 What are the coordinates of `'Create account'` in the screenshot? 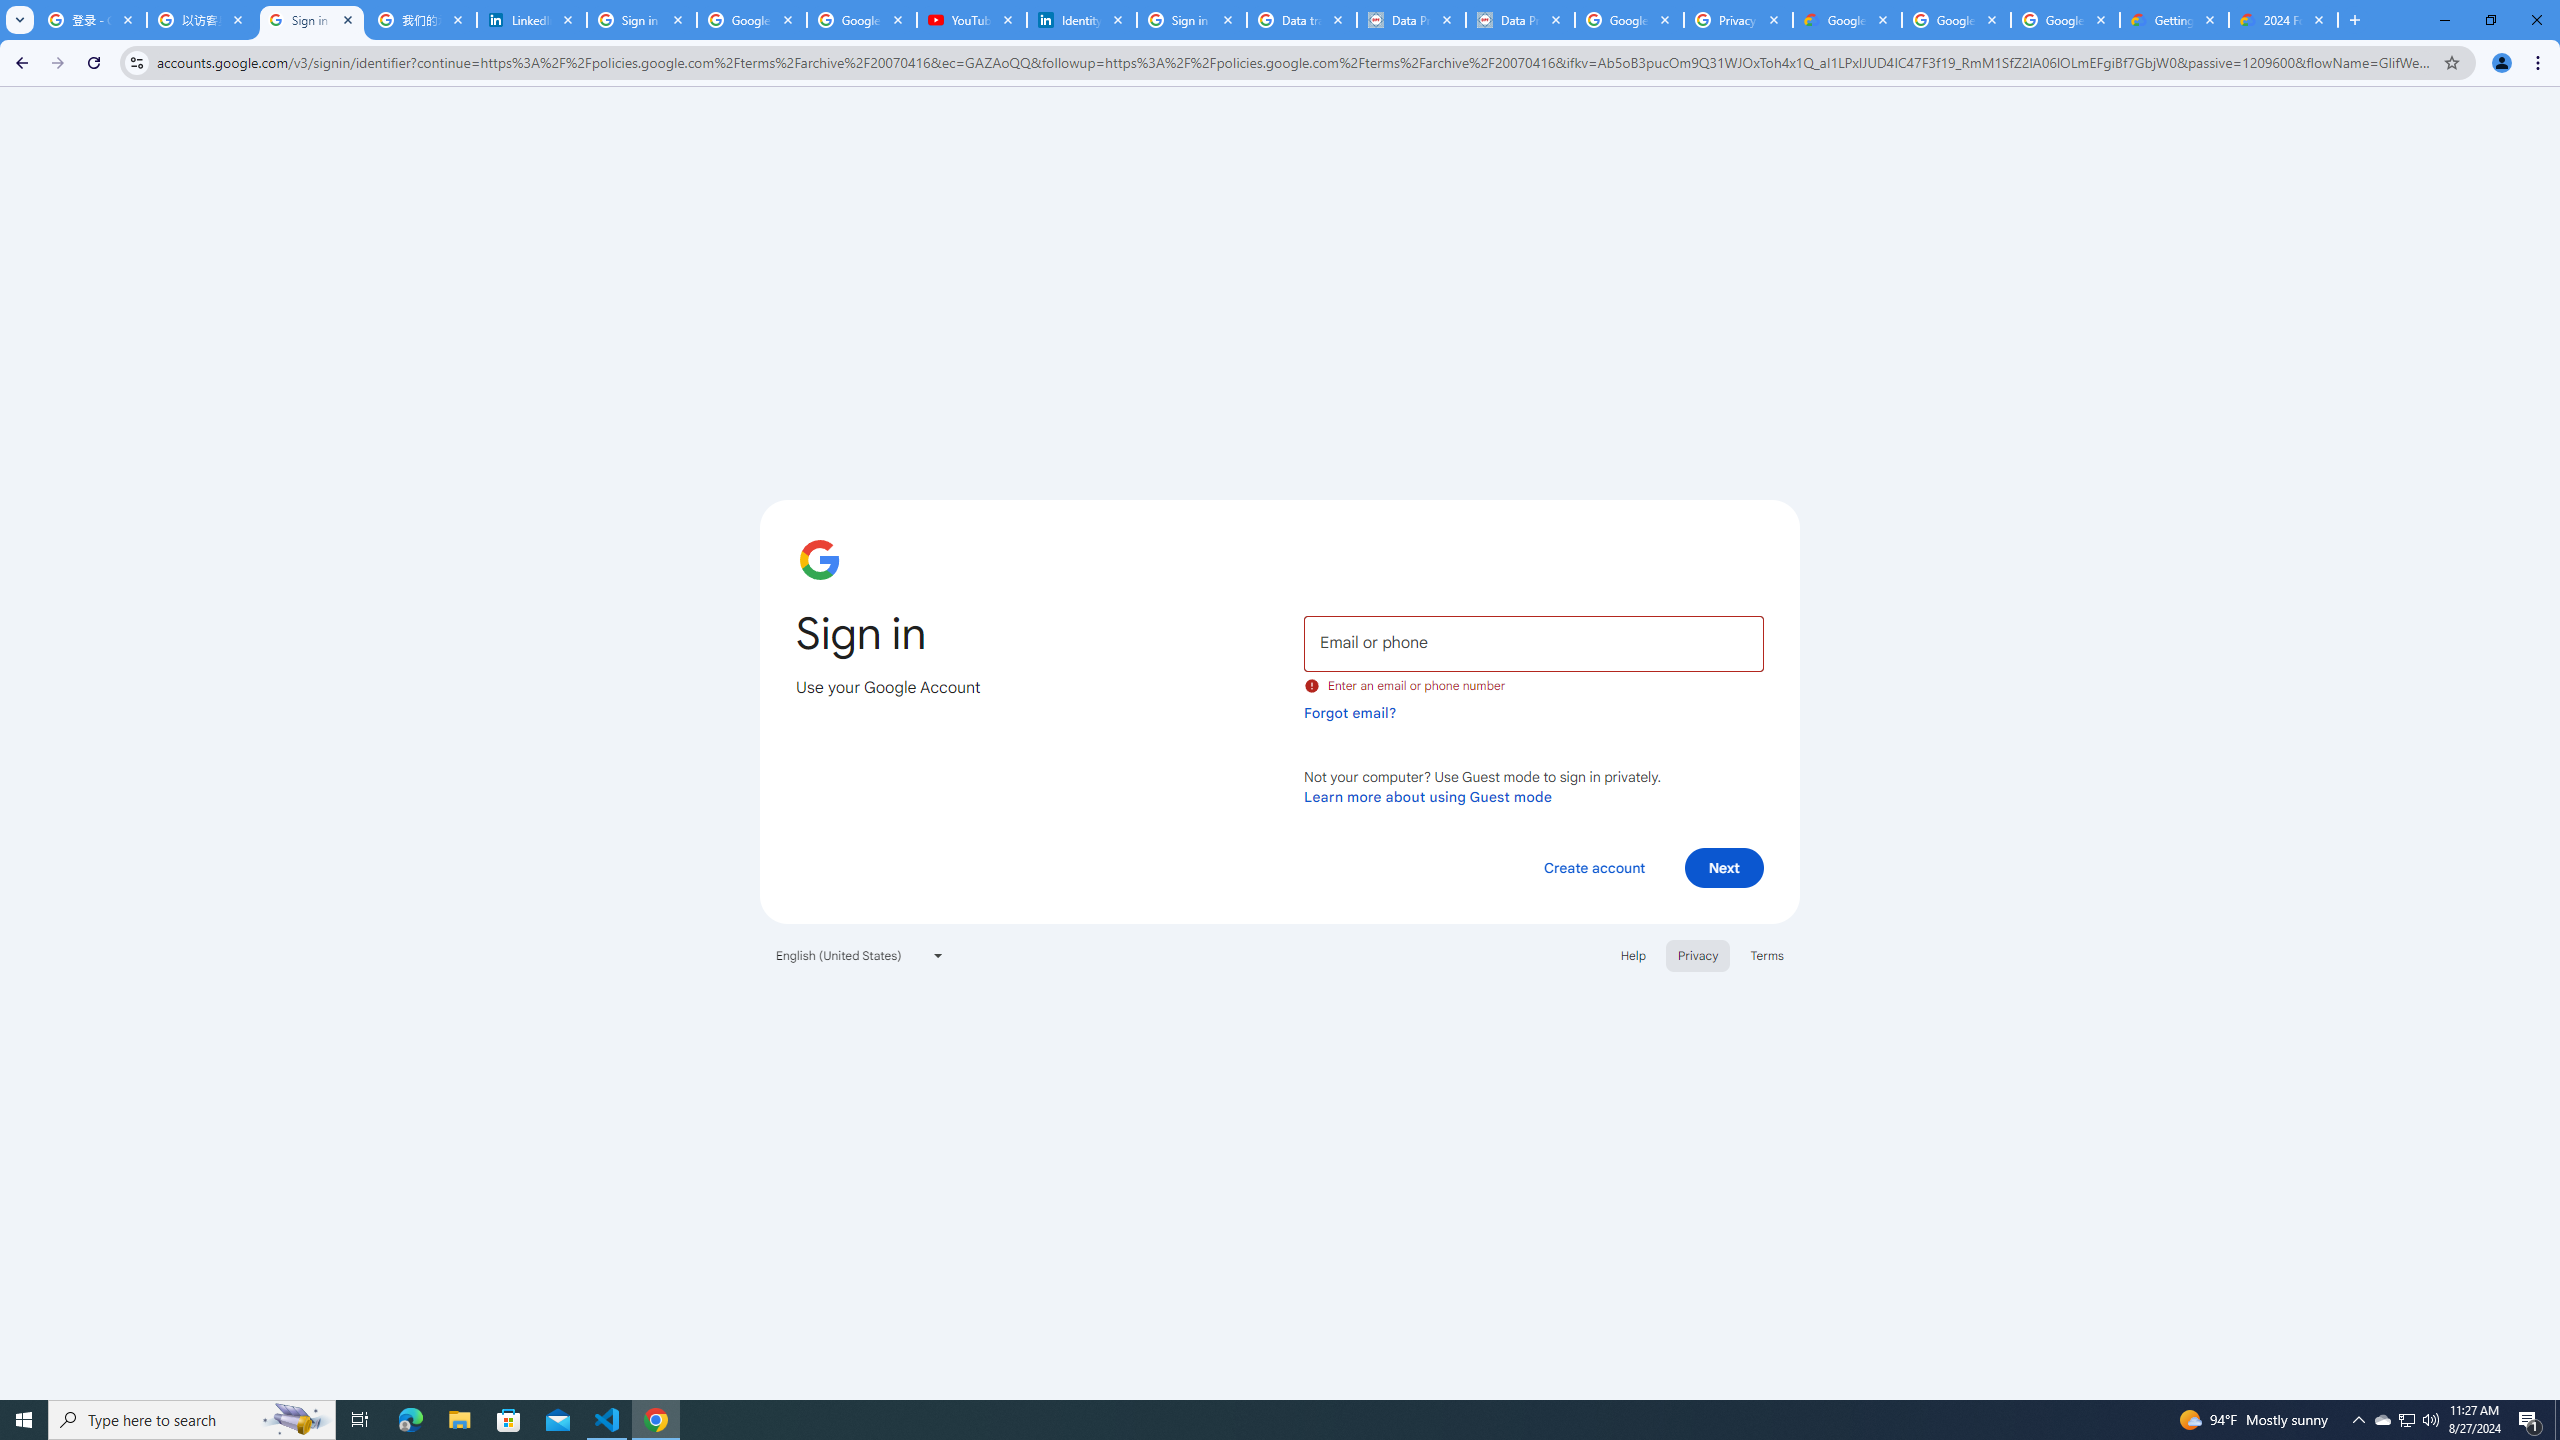 It's located at (1593, 866).